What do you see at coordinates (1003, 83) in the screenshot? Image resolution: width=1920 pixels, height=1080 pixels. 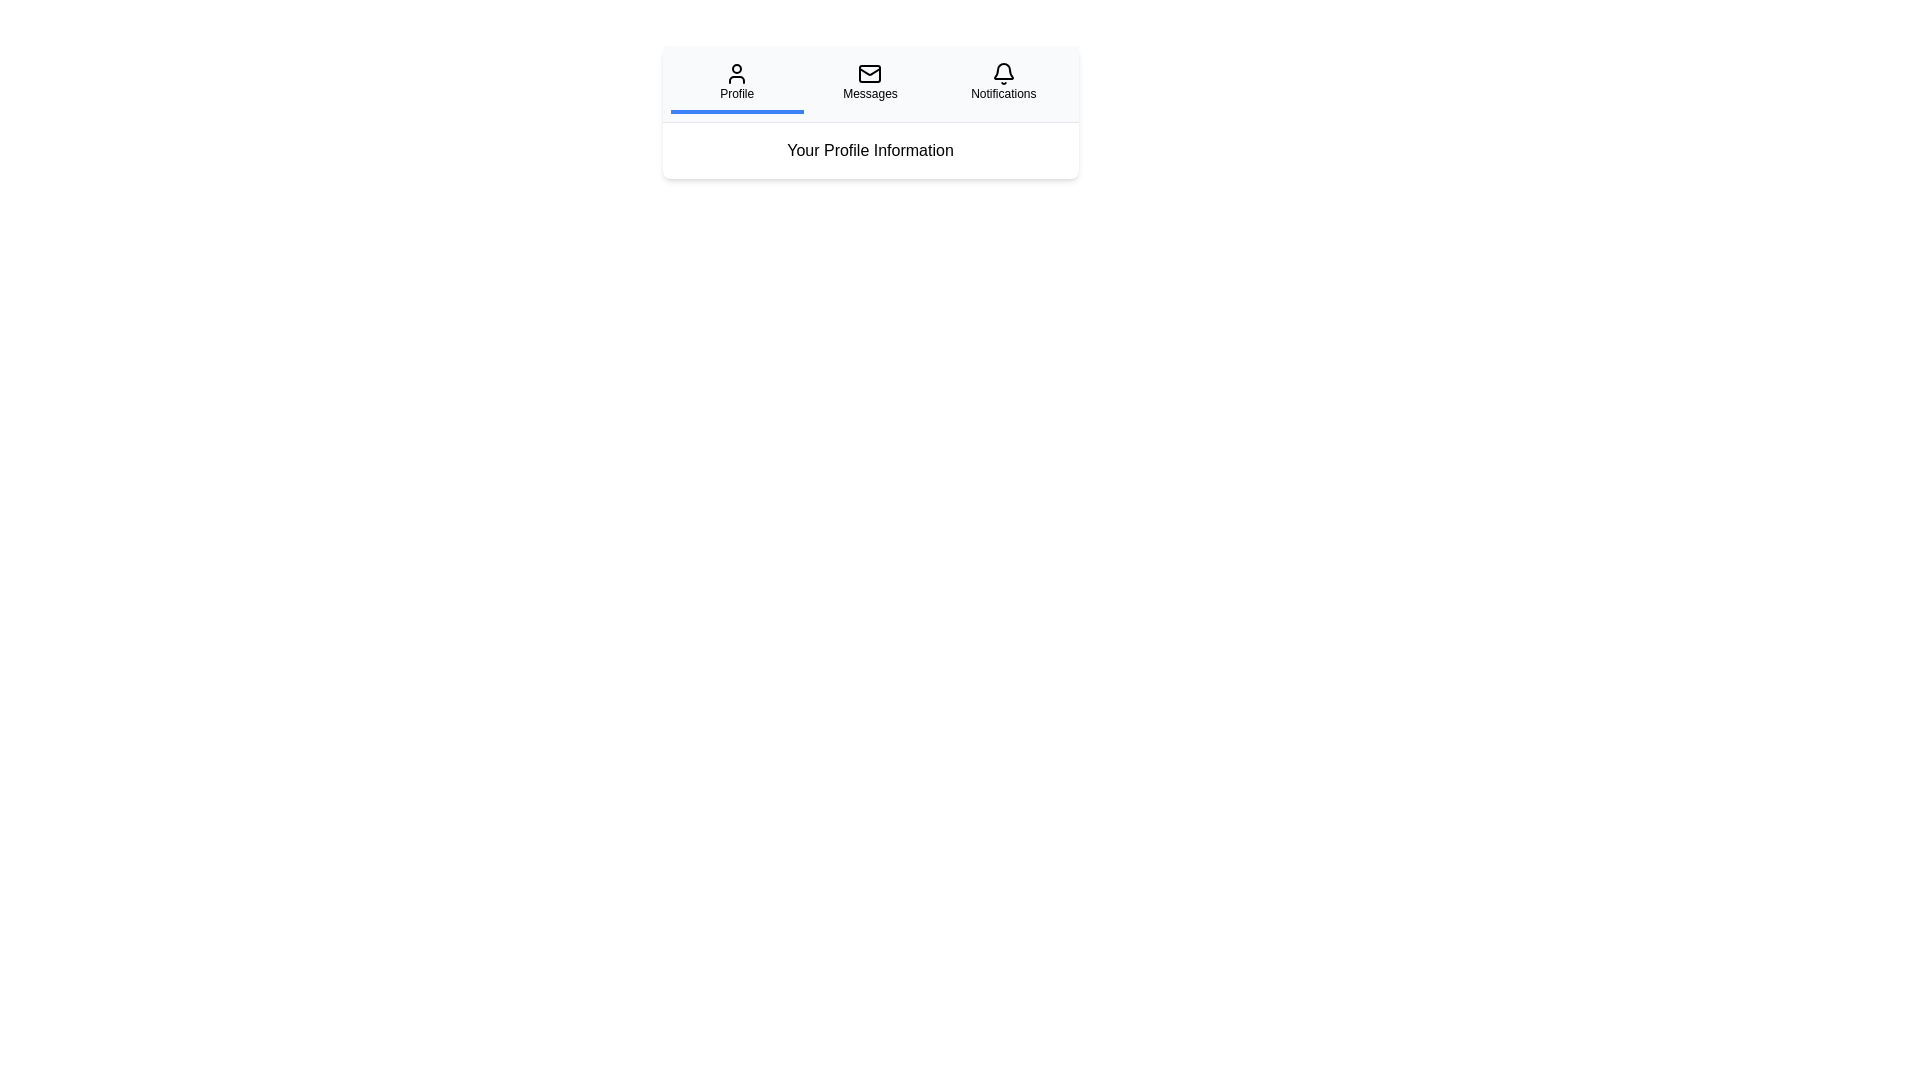 I see `the Notifications button, which features a bell icon and the text 'Notifications', located in the rightmost position of the horizontal navigation bar` at bounding box center [1003, 83].